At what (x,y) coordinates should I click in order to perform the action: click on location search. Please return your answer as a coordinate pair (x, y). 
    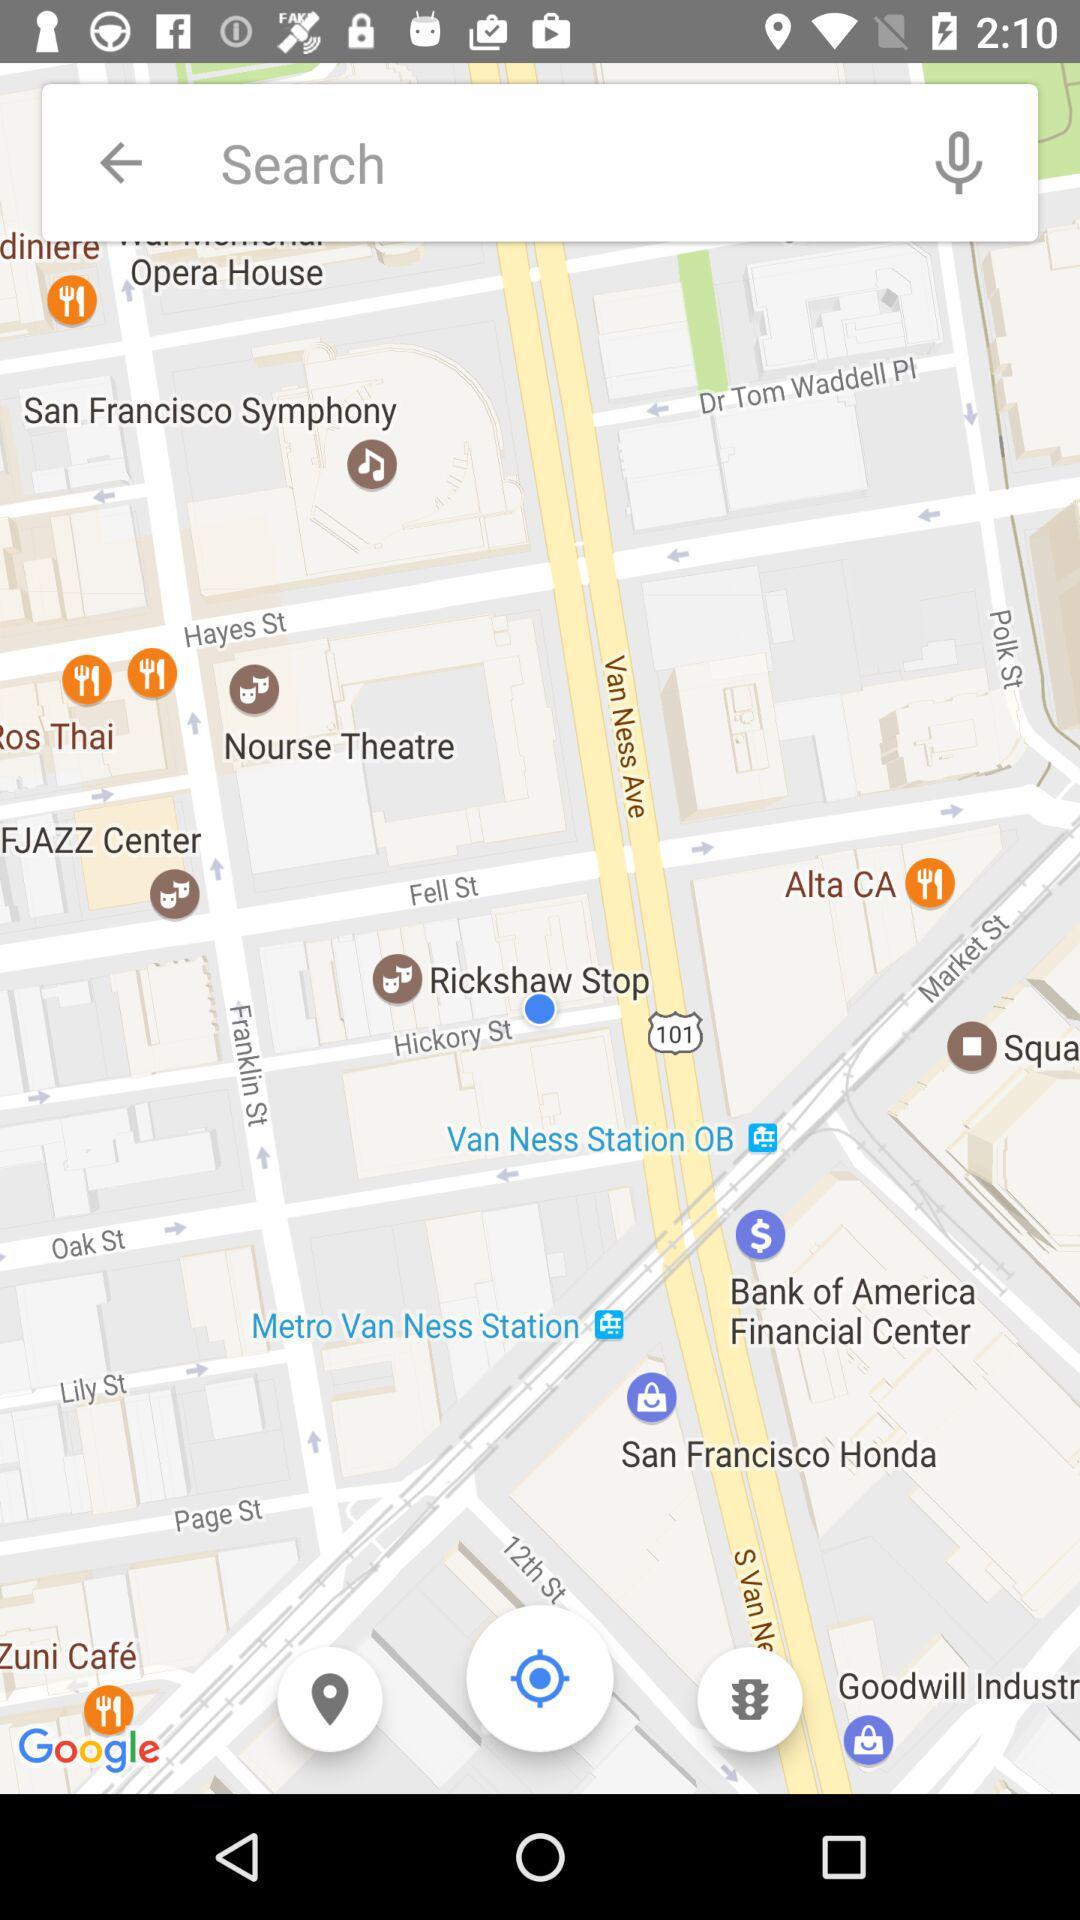
    Looking at the image, I should click on (550, 162).